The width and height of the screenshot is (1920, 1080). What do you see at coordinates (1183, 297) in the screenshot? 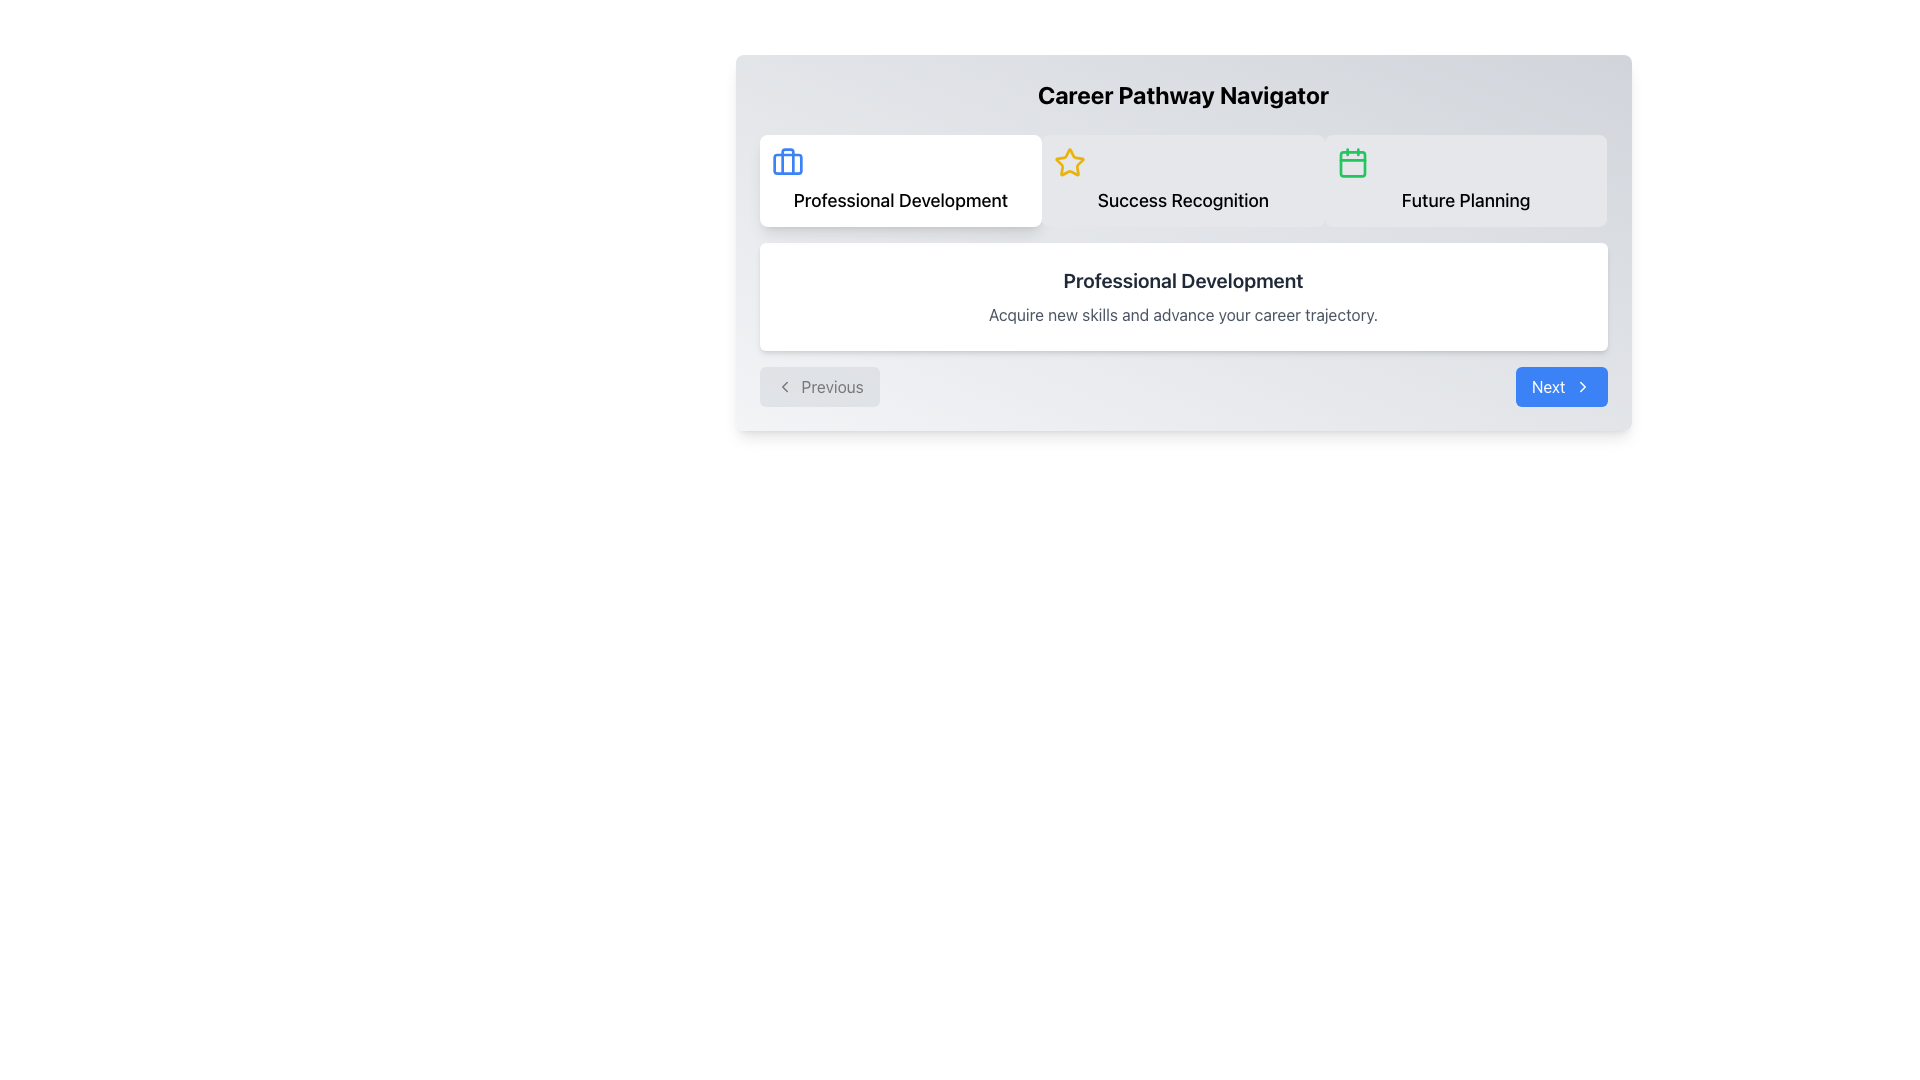
I see `the Informational Card that provides information about 'Professional Development', which is located centrally within the 'Career Pathway Navigator' section below the options 'Professional Development', 'Success Recognition', and 'Future Planning'` at bounding box center [1183, 297].